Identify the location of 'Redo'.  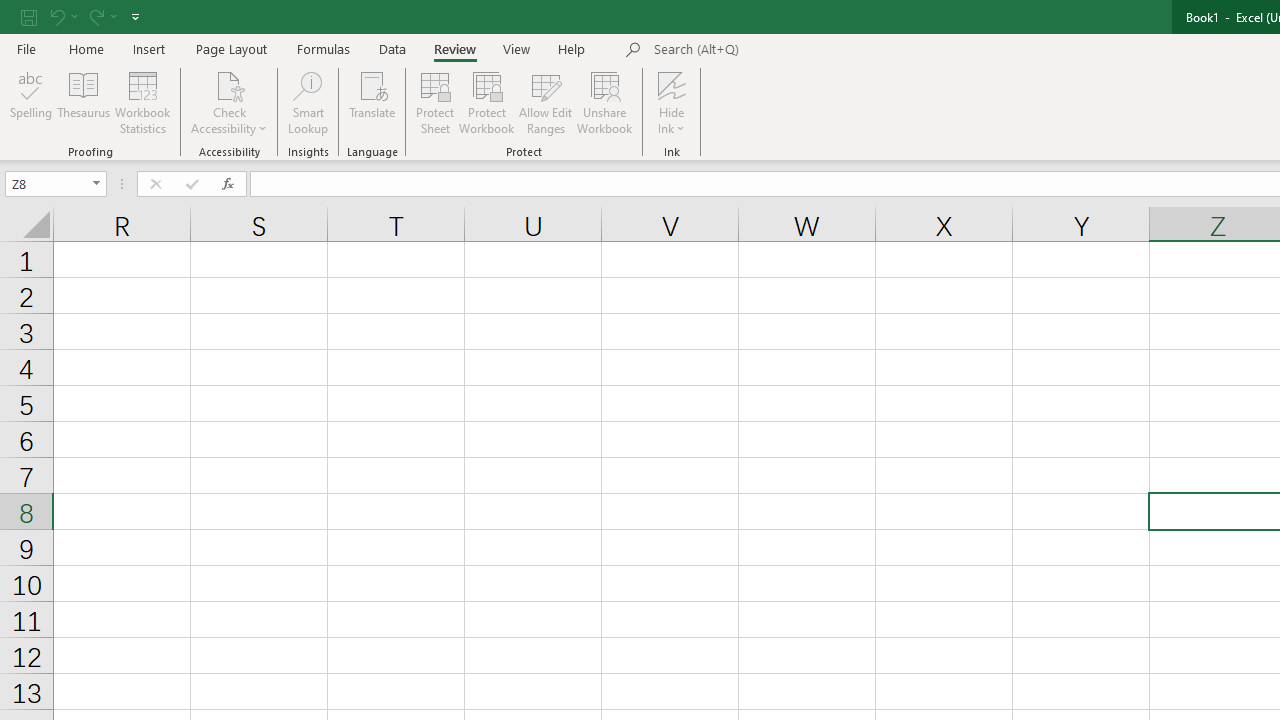
(101, 16).